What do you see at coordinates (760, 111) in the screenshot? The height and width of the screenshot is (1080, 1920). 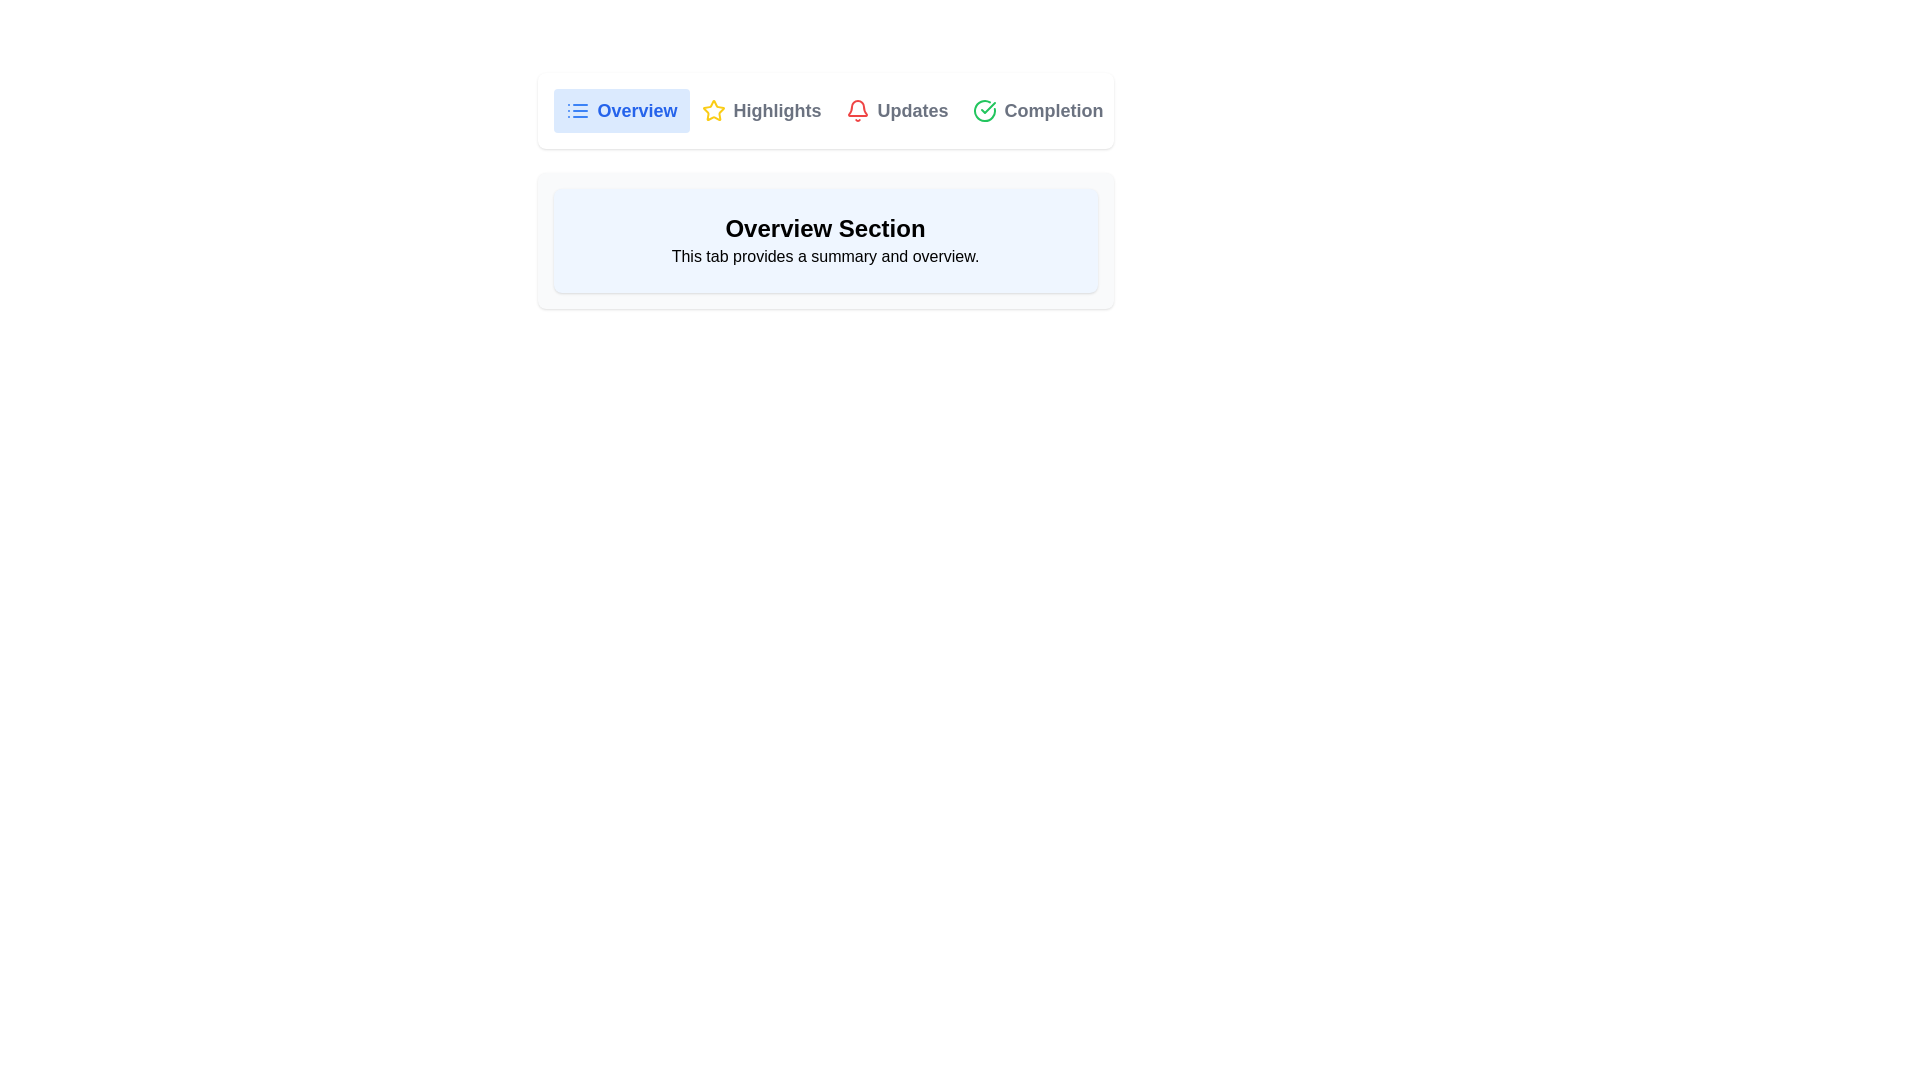 I see `the Interactive tab located between the 'Overview' and 'Updates' tabs` at bounding box center [760, 111].